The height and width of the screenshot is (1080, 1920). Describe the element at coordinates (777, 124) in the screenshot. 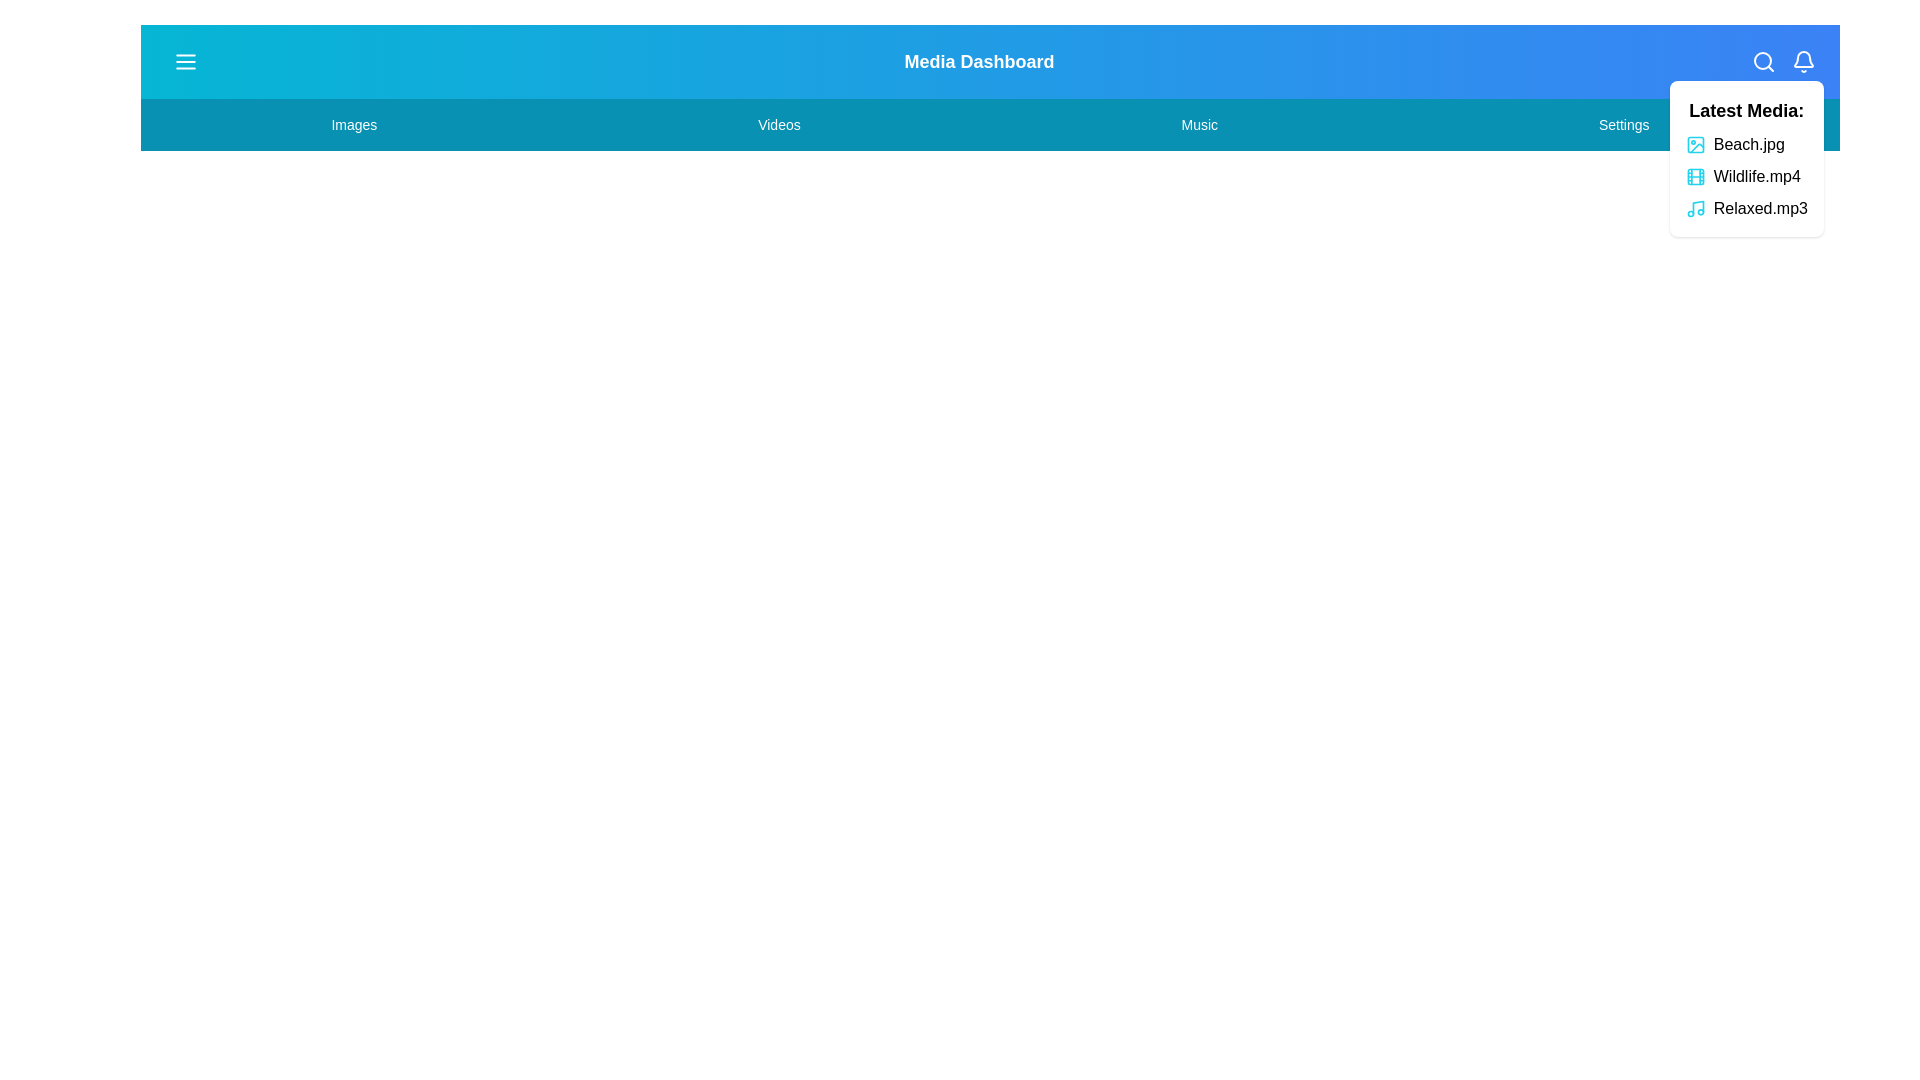

I see `the menu item Videos by clicking on it` at that location.